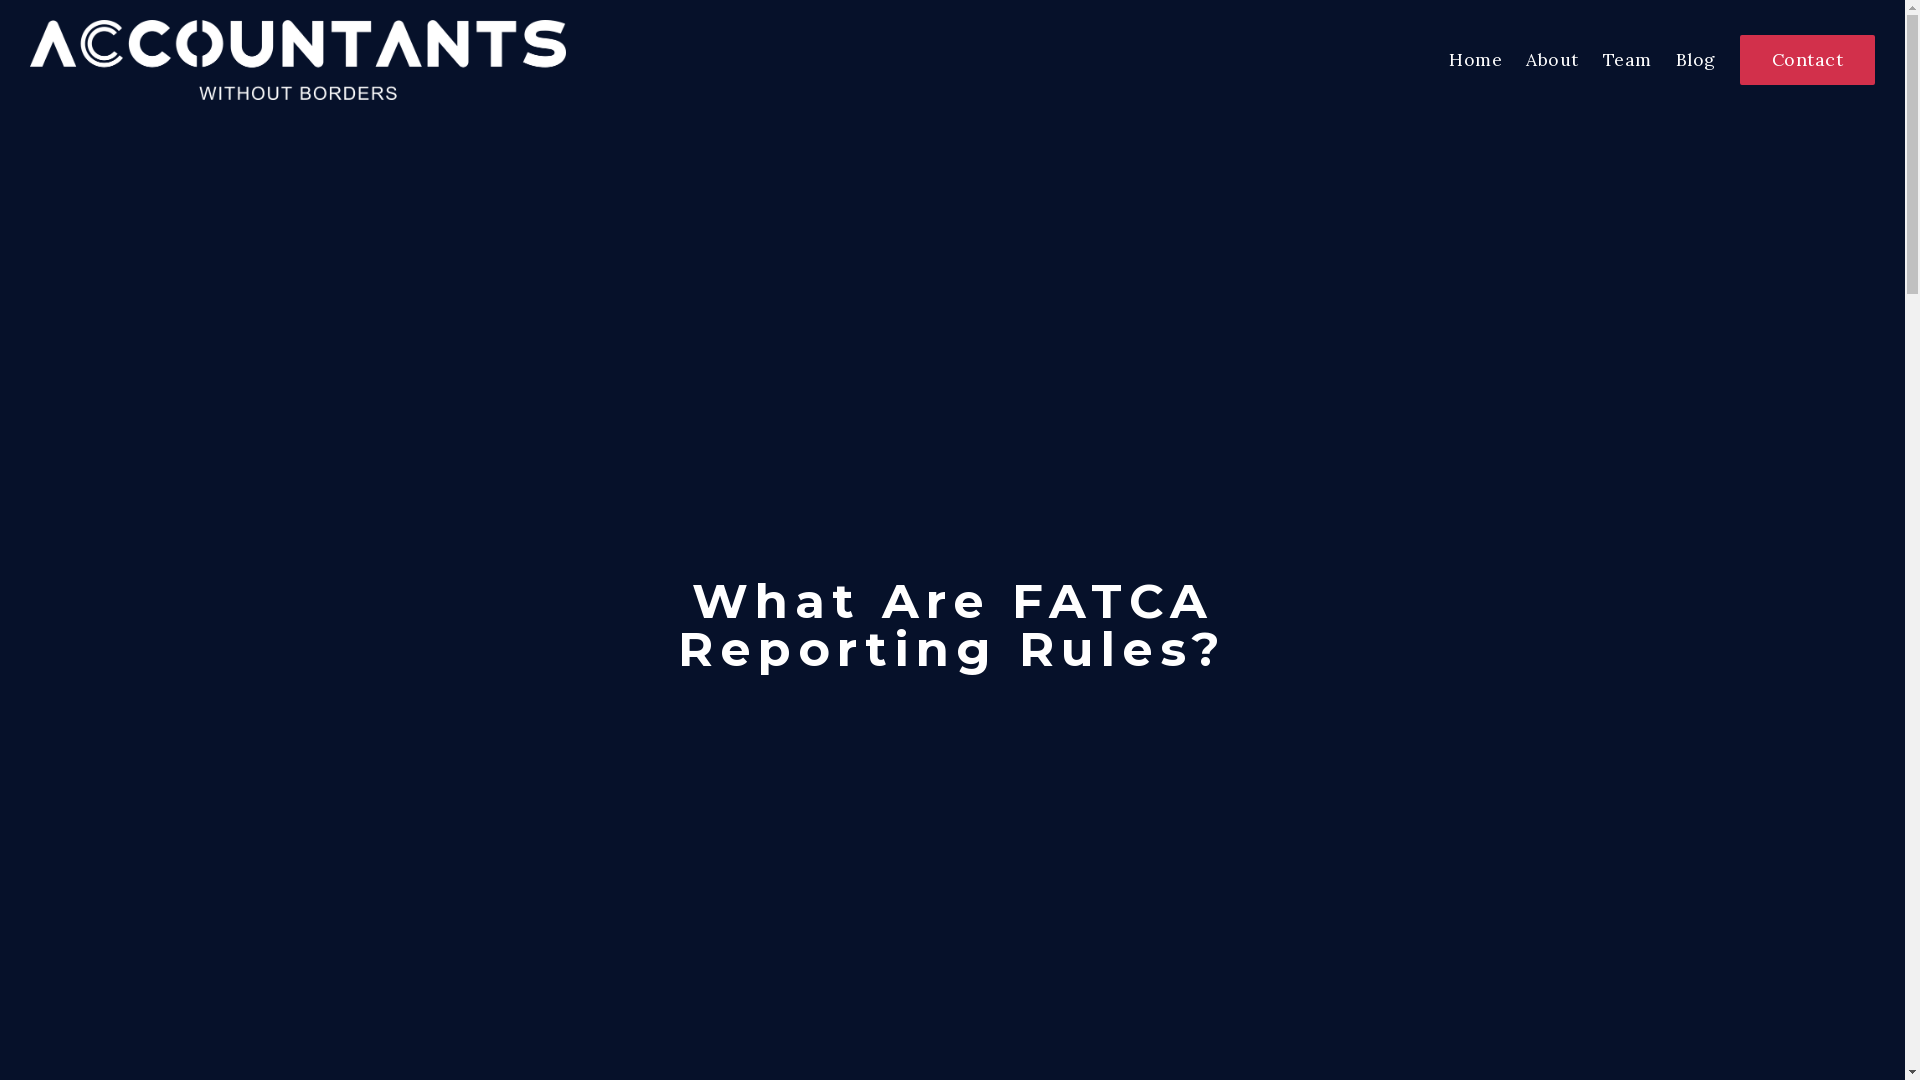  Describe the element at coordinates (1475, 58) in the screenshot. I see `'Home'` at that location.